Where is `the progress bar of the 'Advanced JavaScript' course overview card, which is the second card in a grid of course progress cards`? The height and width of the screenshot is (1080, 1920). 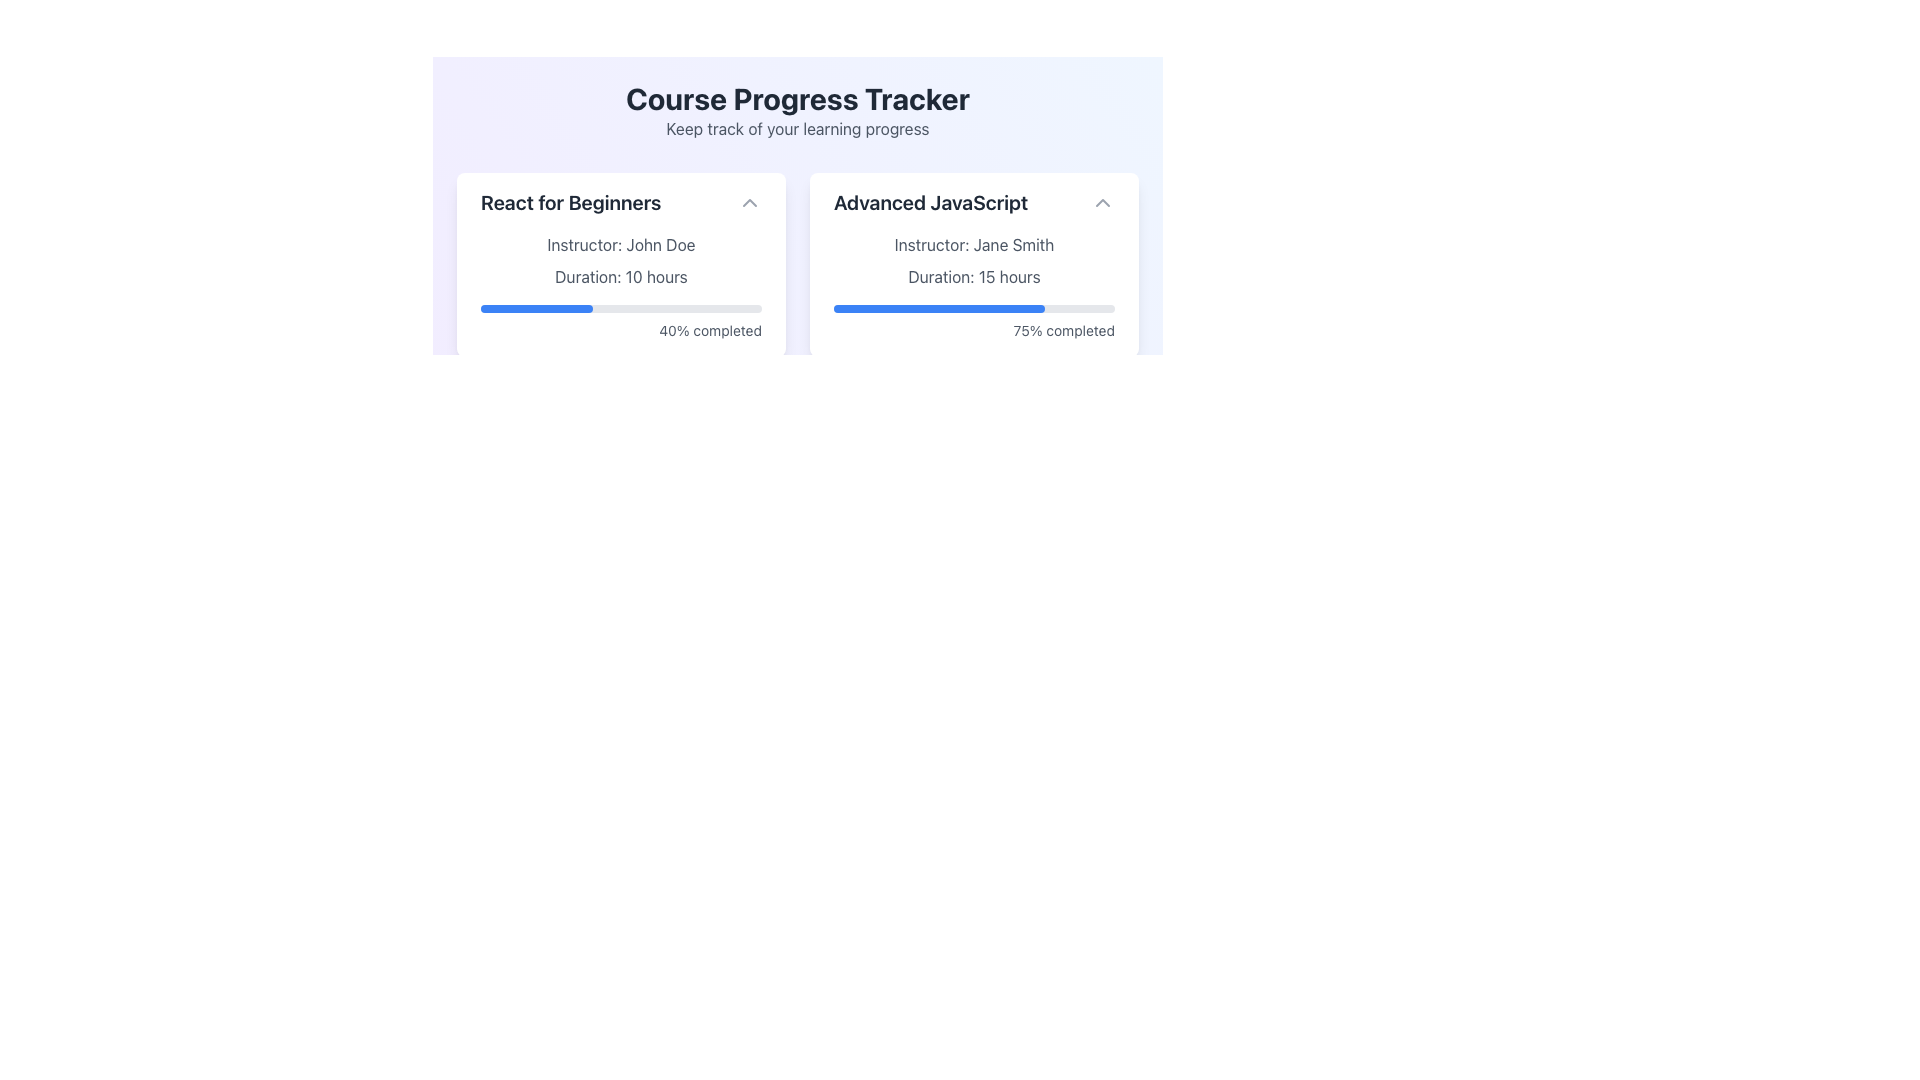
the progress bar of the 'Advanced JavaScript' course overview card, which is the second card in a grid of course progress cards is located at coordinates (974, 264).